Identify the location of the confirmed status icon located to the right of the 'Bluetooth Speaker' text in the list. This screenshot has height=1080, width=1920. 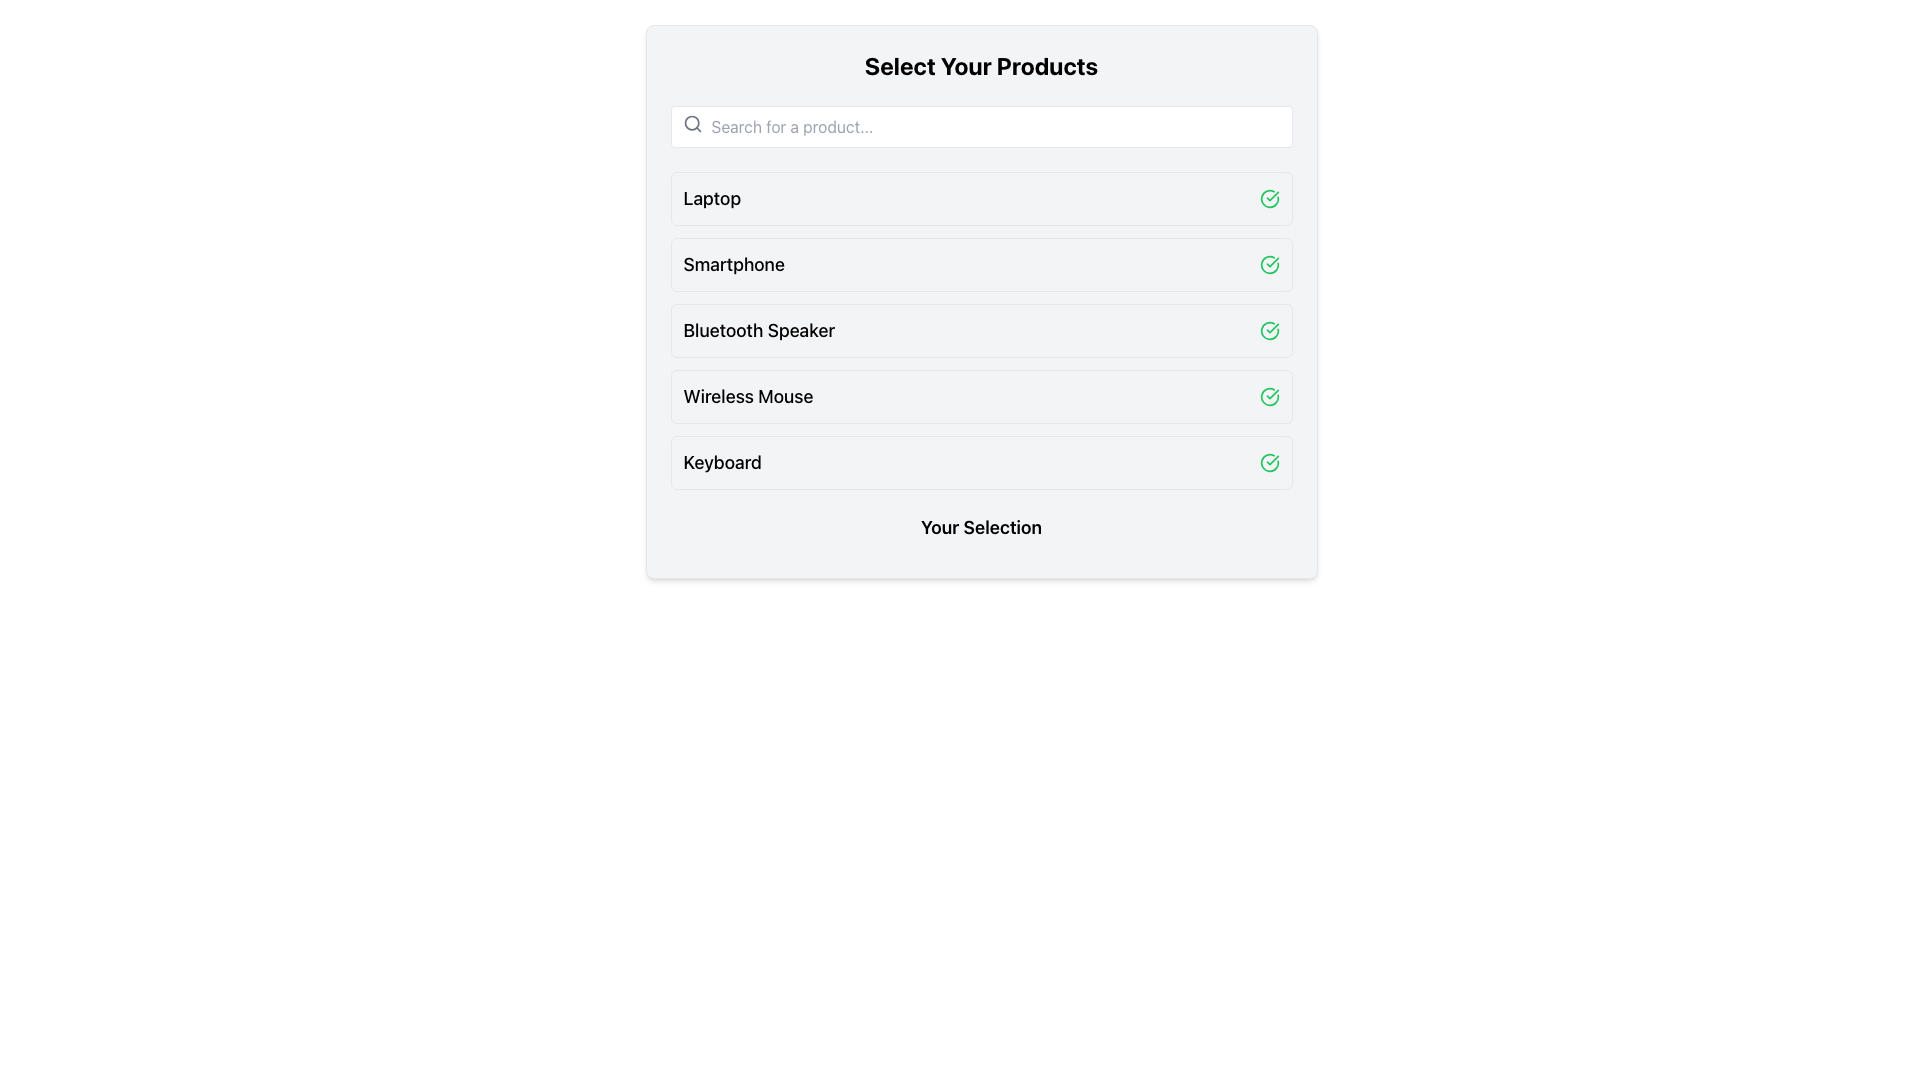
(1268, 330).